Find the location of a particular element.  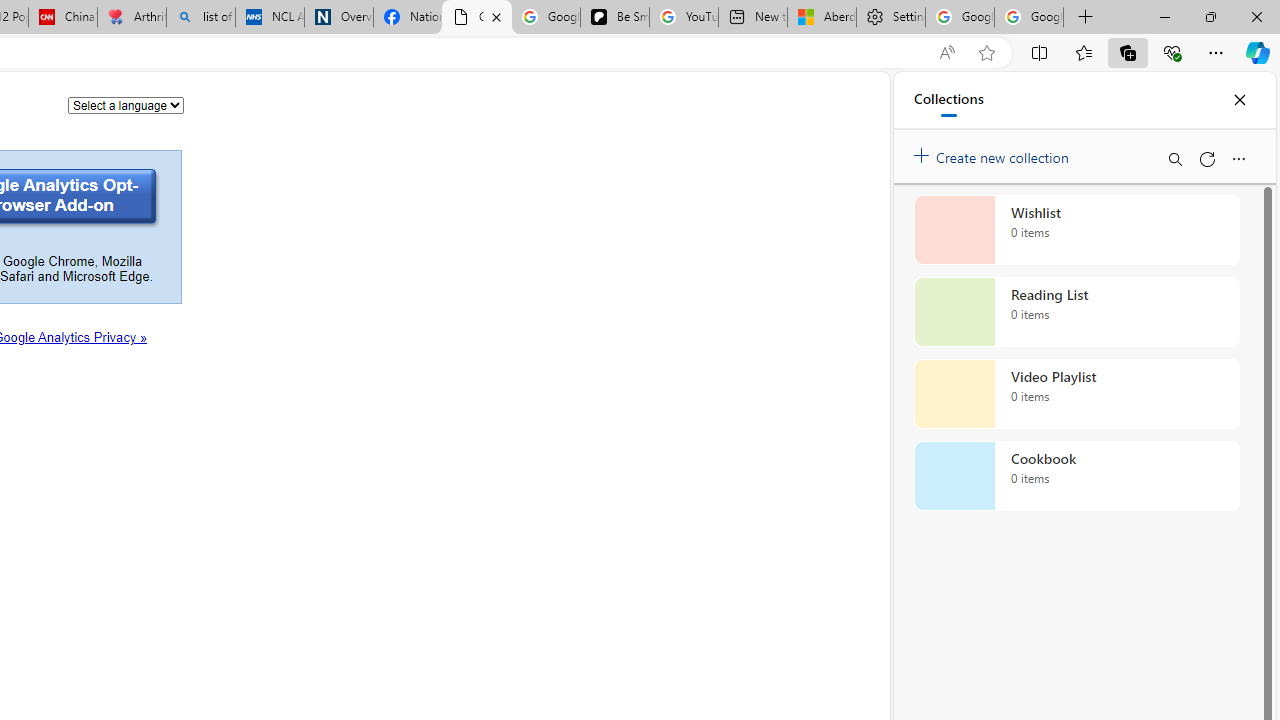

'Language' is located at coordinates (125, 104).